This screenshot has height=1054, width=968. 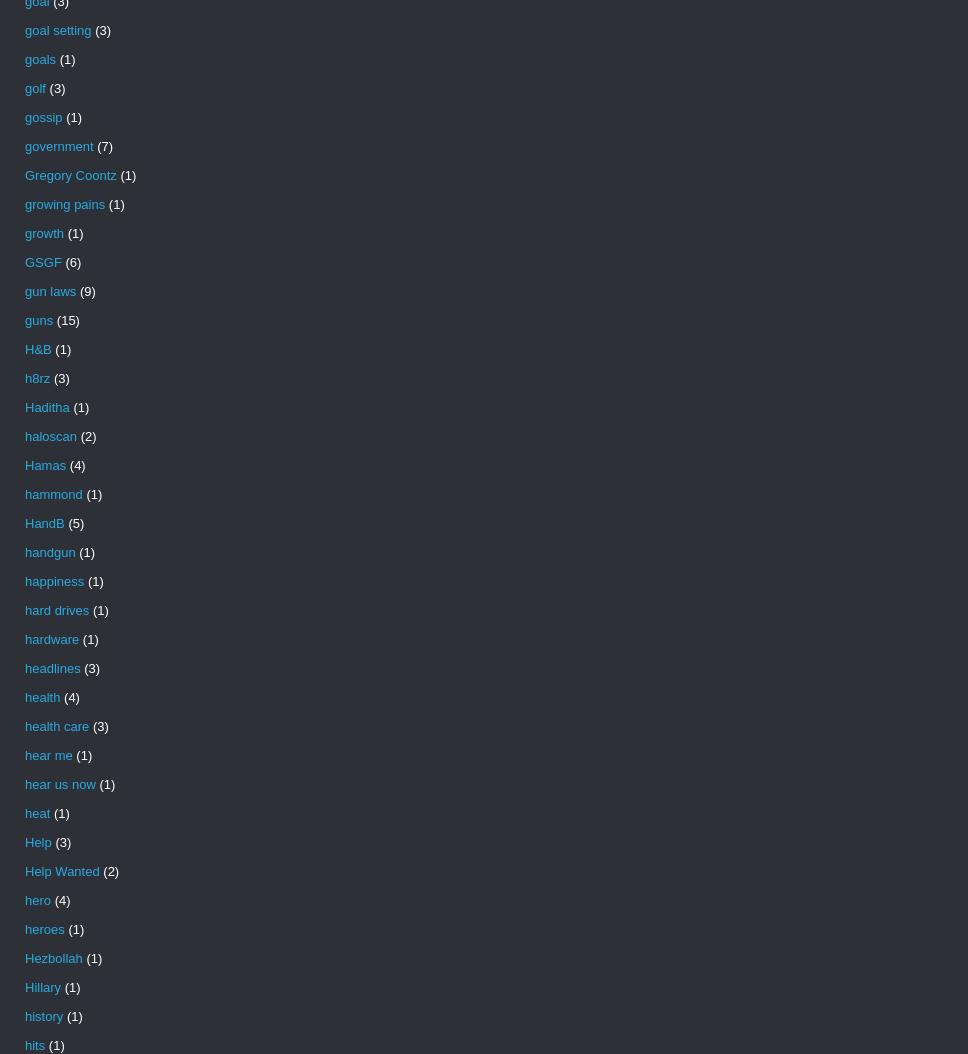 What do you see at coordinates (46, 406) in the screenshot?
I see `'Haditha'` at bounding box center [46, 406].